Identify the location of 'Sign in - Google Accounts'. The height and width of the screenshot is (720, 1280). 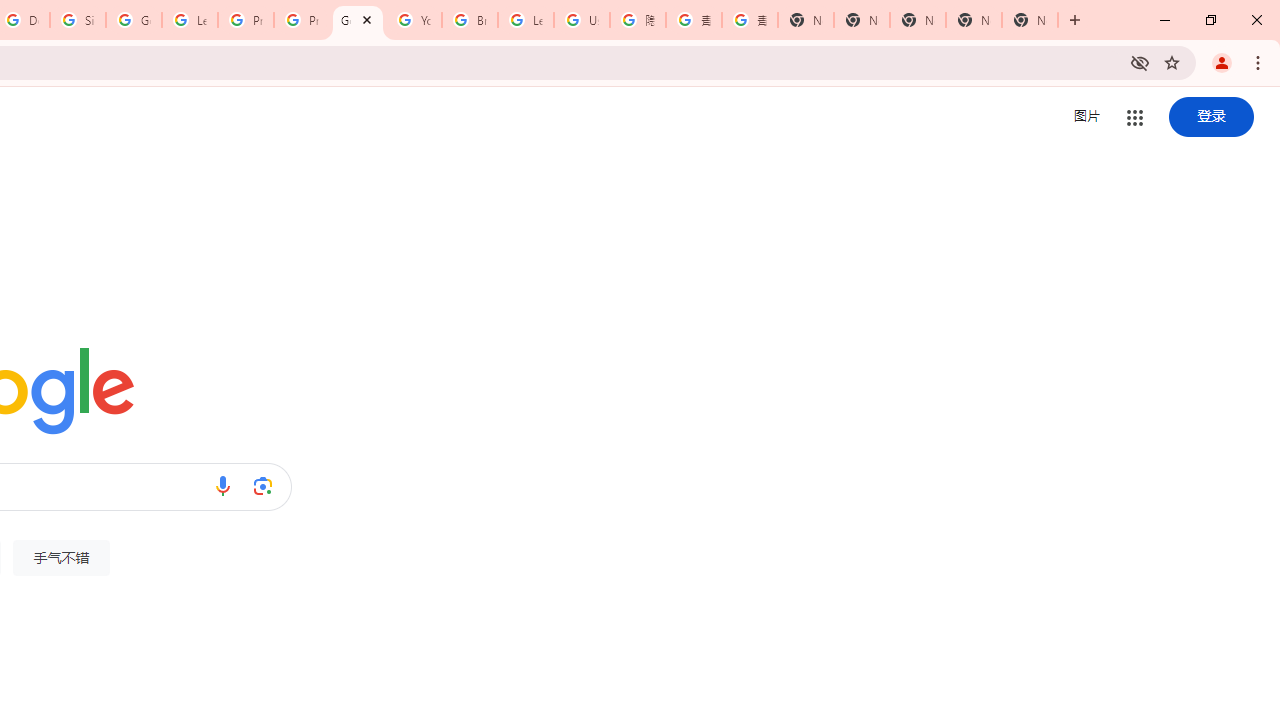
(78, 20).